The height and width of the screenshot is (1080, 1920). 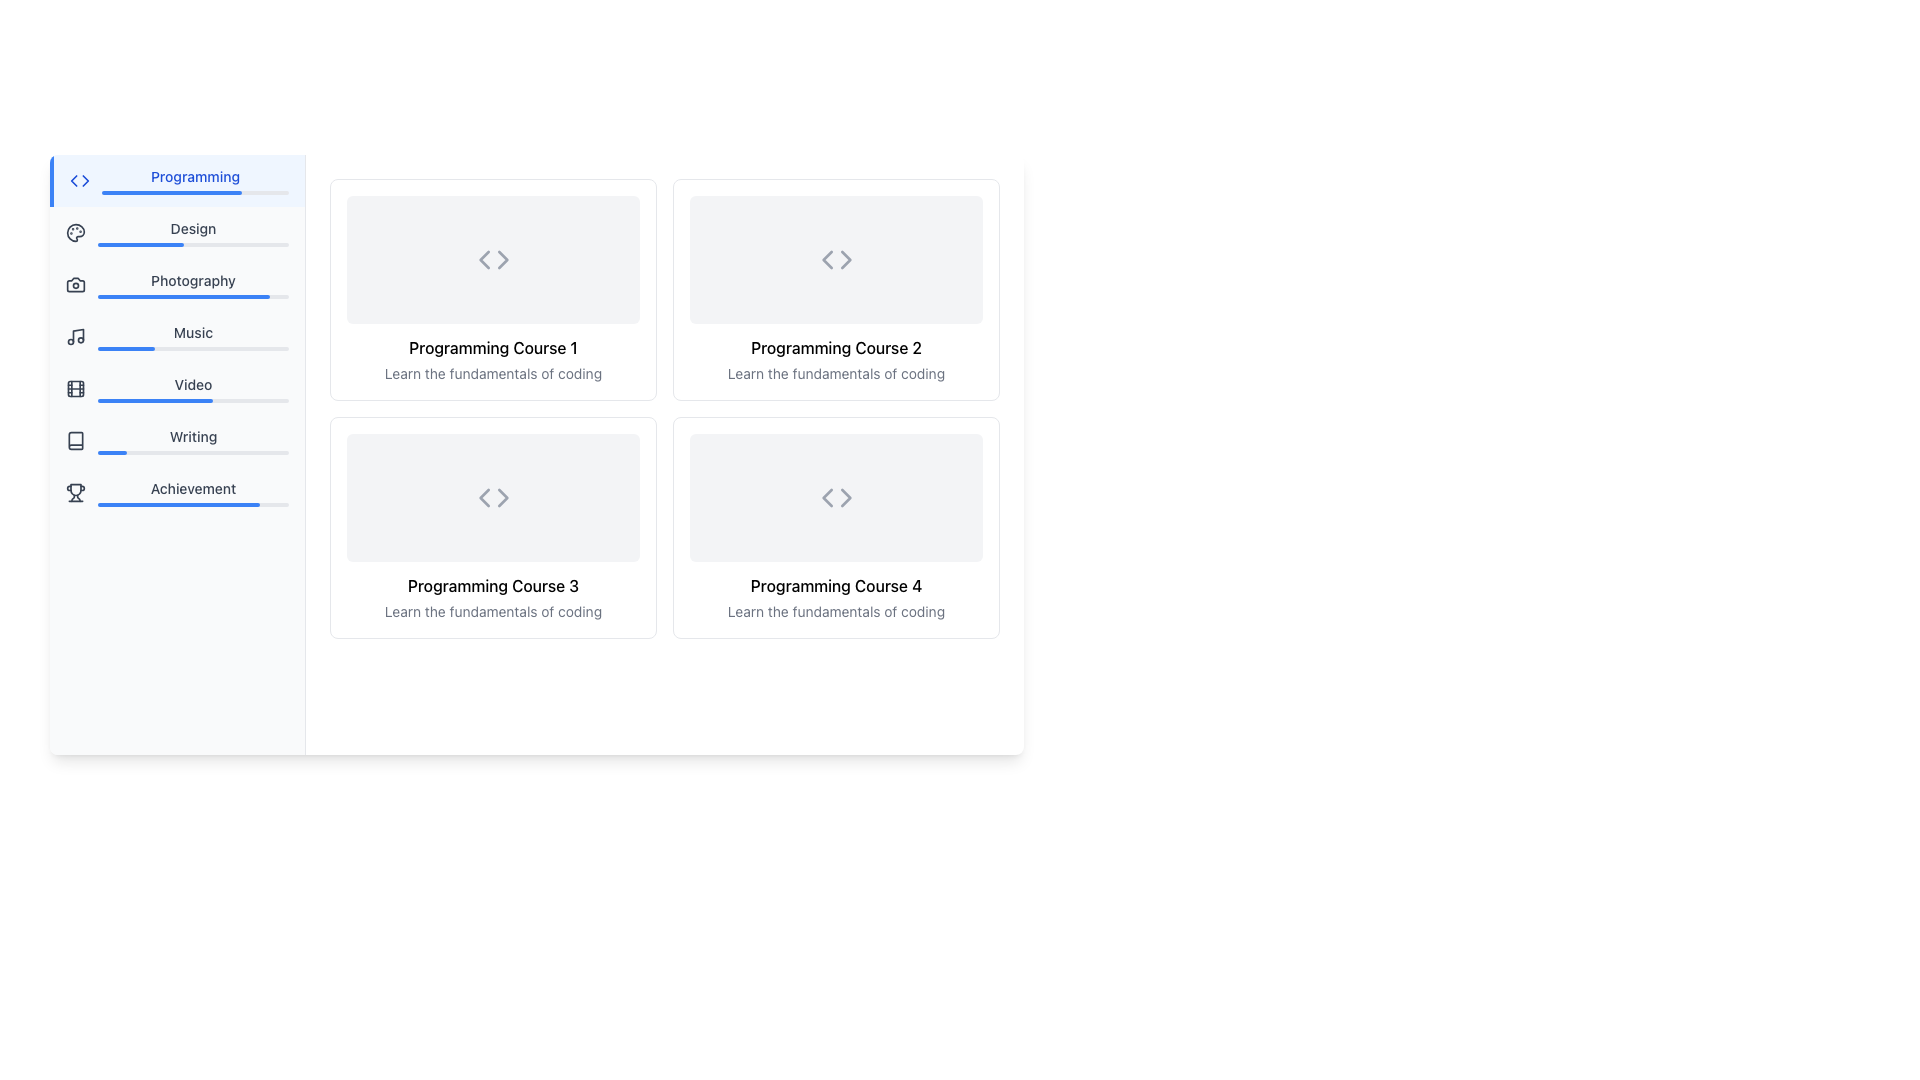 I want to click on the text label indicating 'Programming Course 3', which is located in the lower section of the corresponding card in the grid layout, so click(x=493, y=585).